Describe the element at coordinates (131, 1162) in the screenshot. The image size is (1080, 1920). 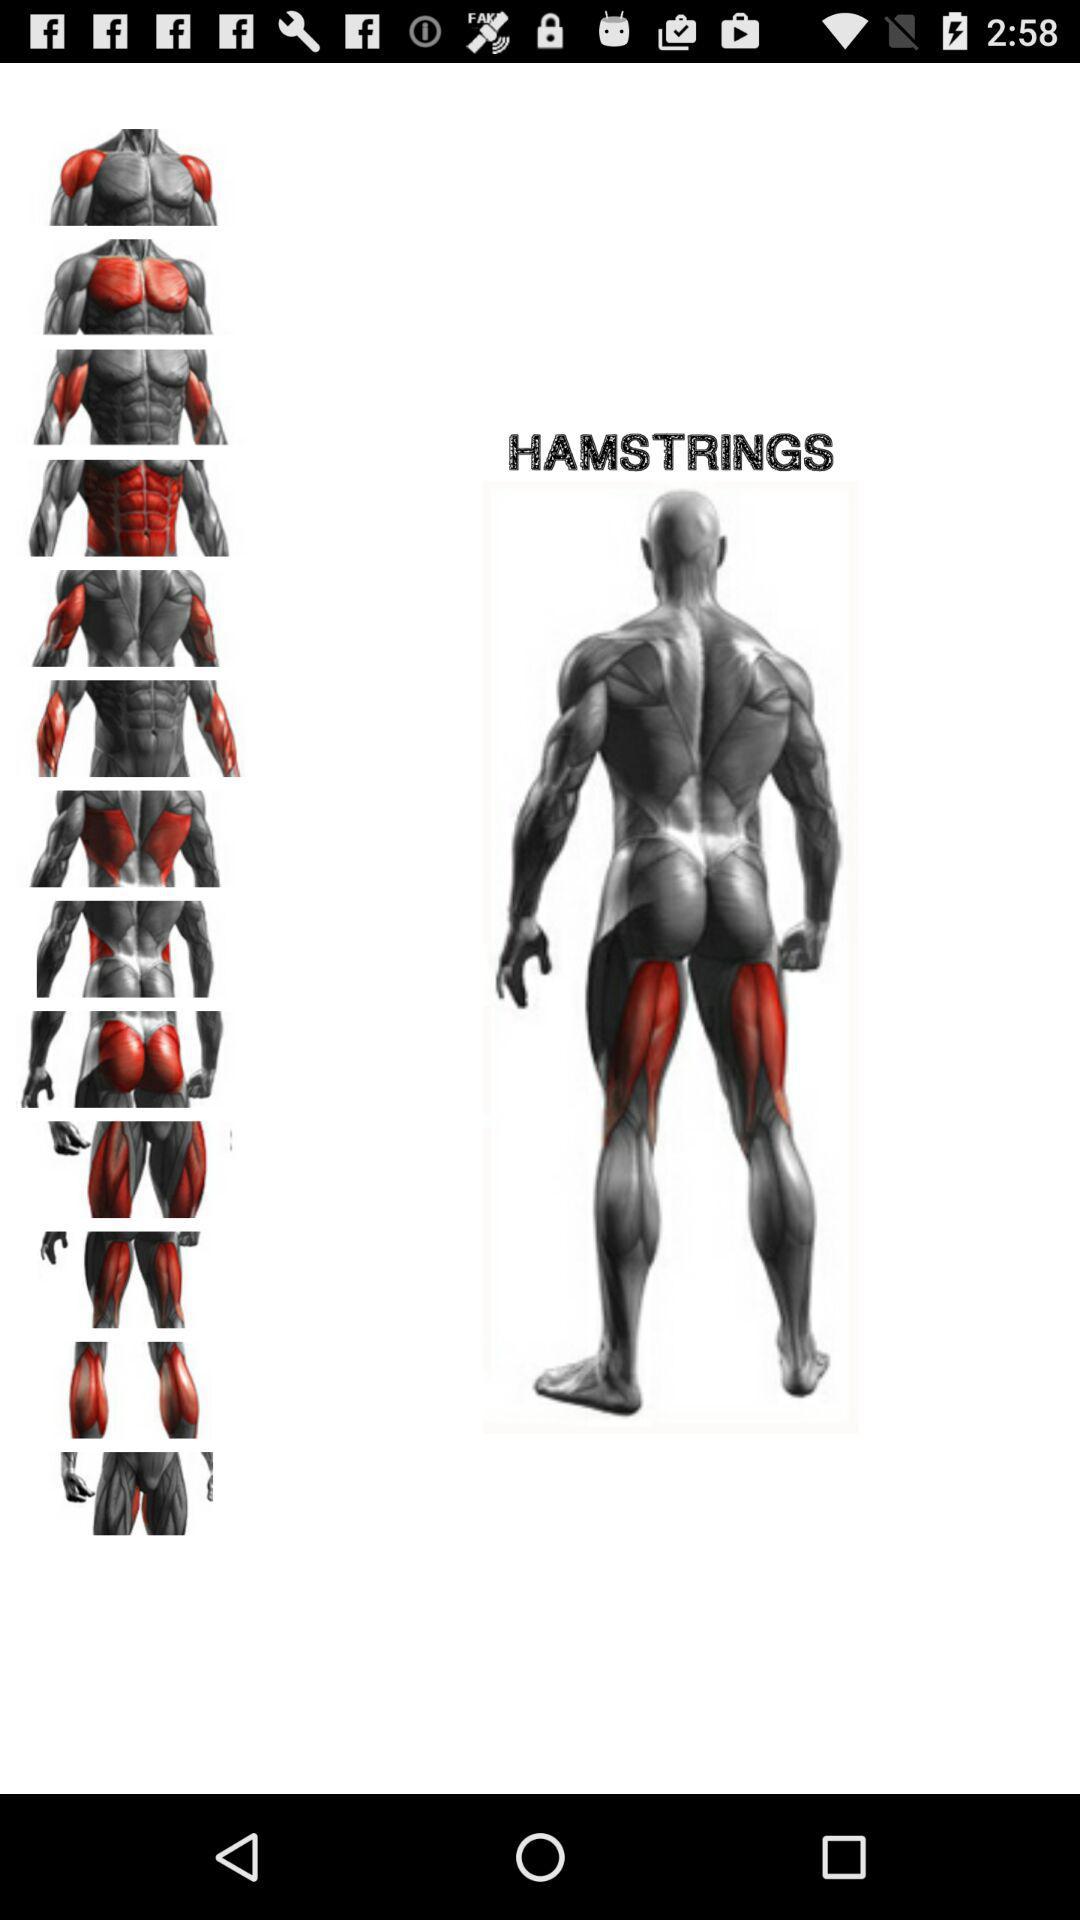
I see `zoom in to the selected region` at that location.